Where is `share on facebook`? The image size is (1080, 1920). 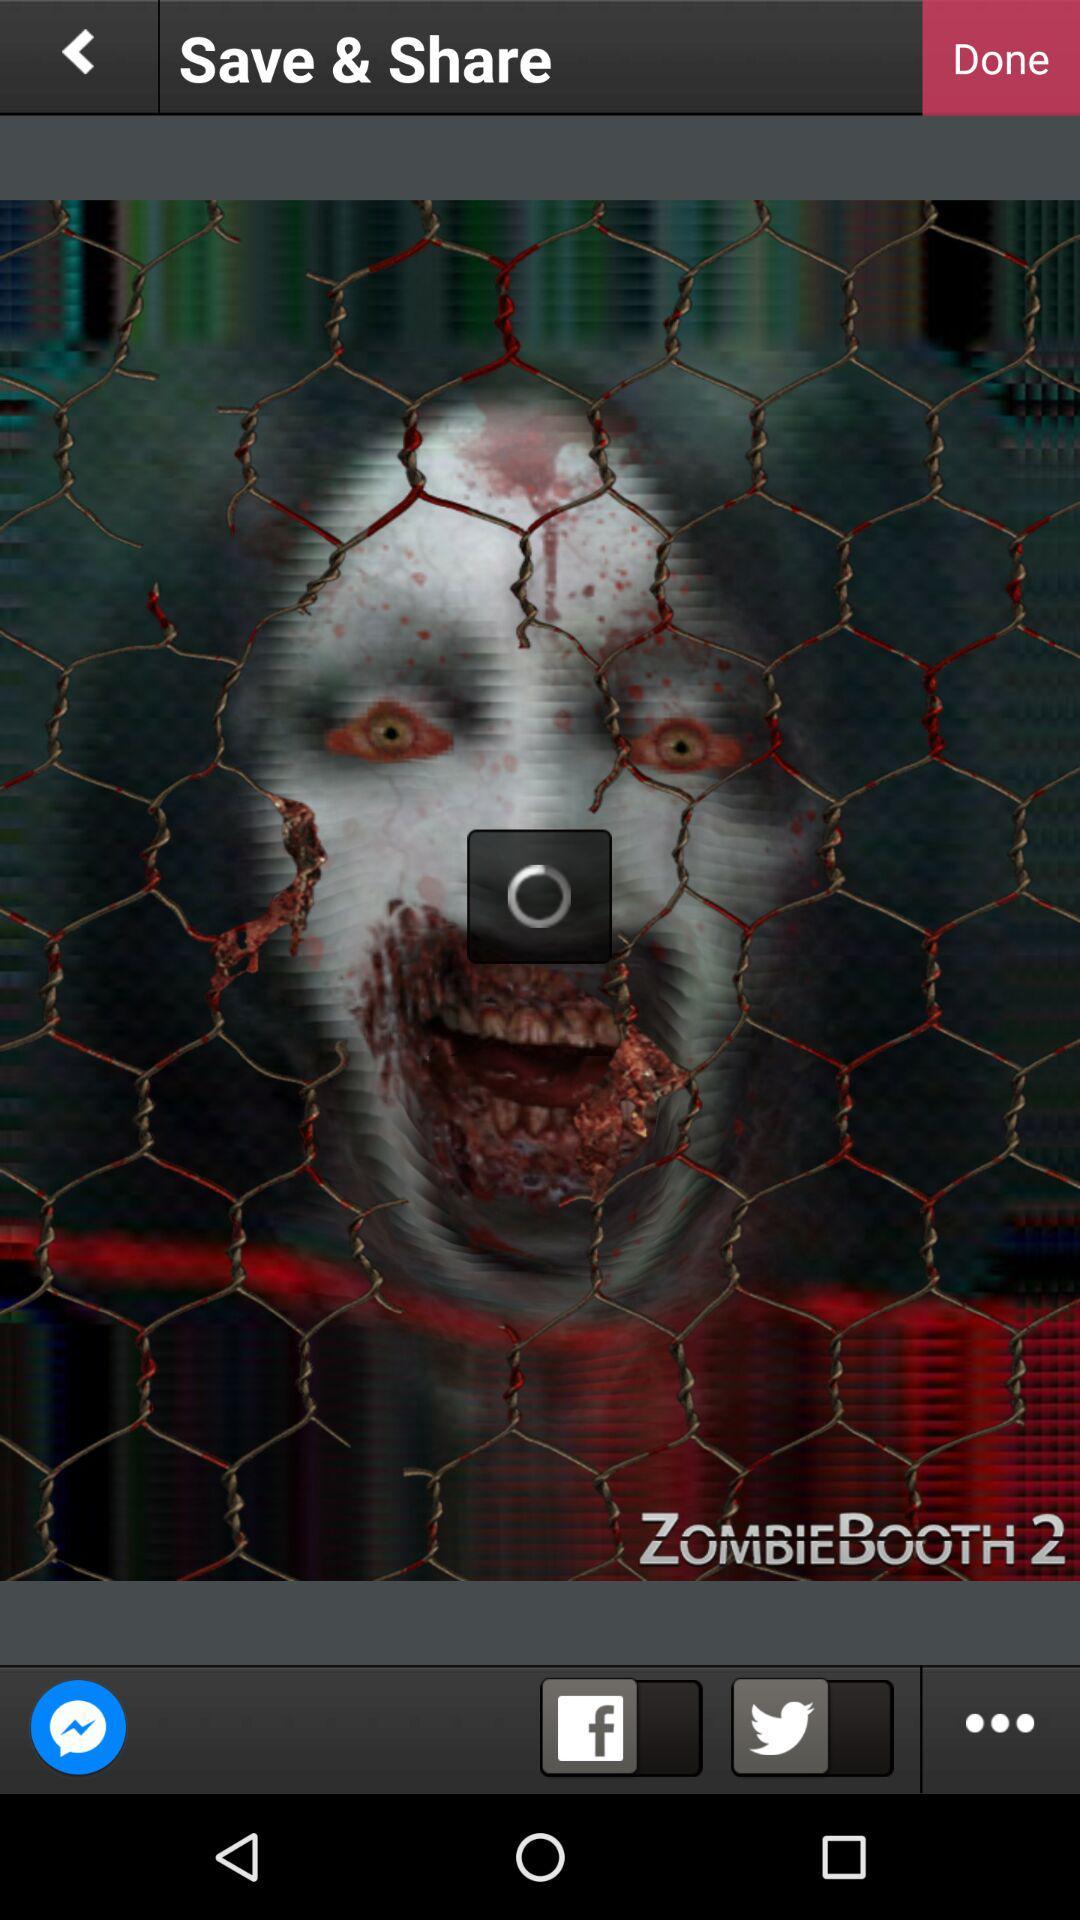 share on facebook is located at coordinates (620, 1727).